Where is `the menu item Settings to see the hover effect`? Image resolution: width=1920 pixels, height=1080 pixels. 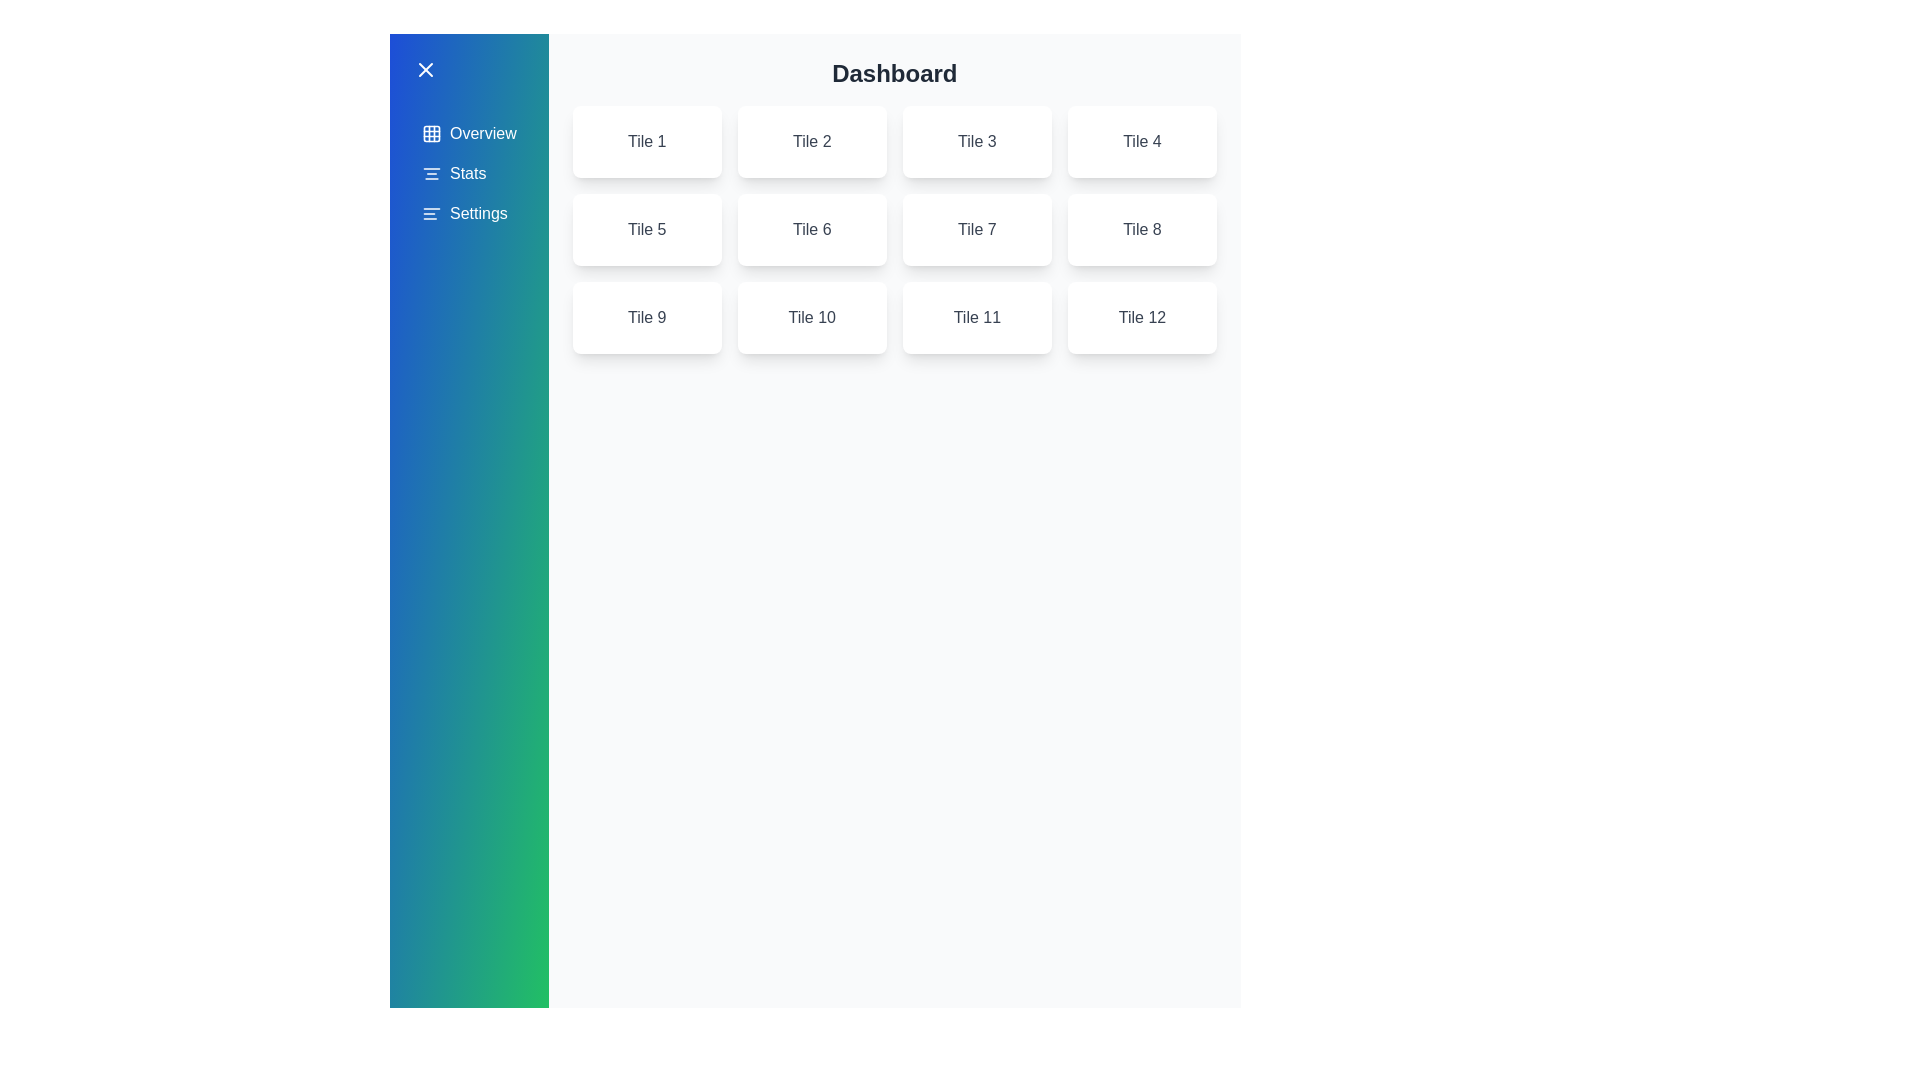 the menu item Settings to see the hover effect is located at coordinates (468, 213).